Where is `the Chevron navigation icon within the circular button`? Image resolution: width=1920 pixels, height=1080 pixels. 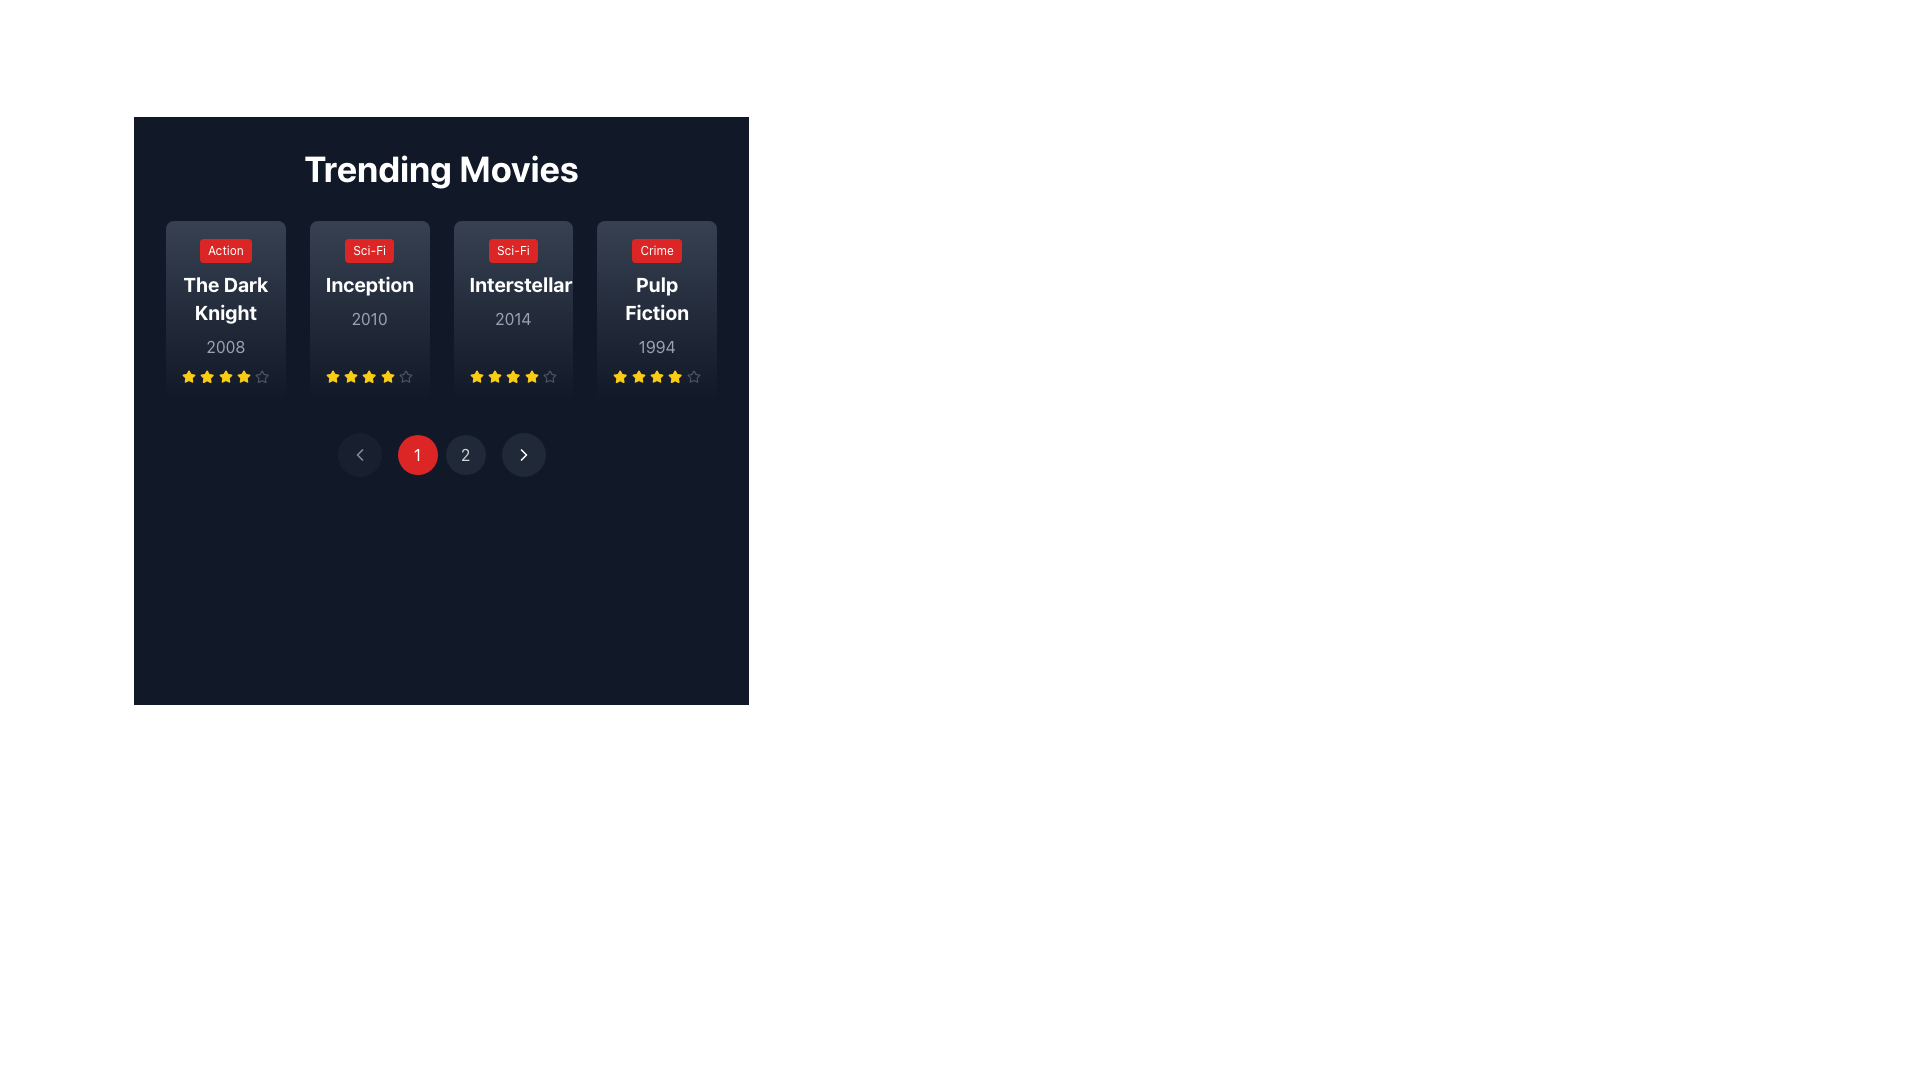
the Chevron navigation icon within the circular button is located at coordinates (359, 454).